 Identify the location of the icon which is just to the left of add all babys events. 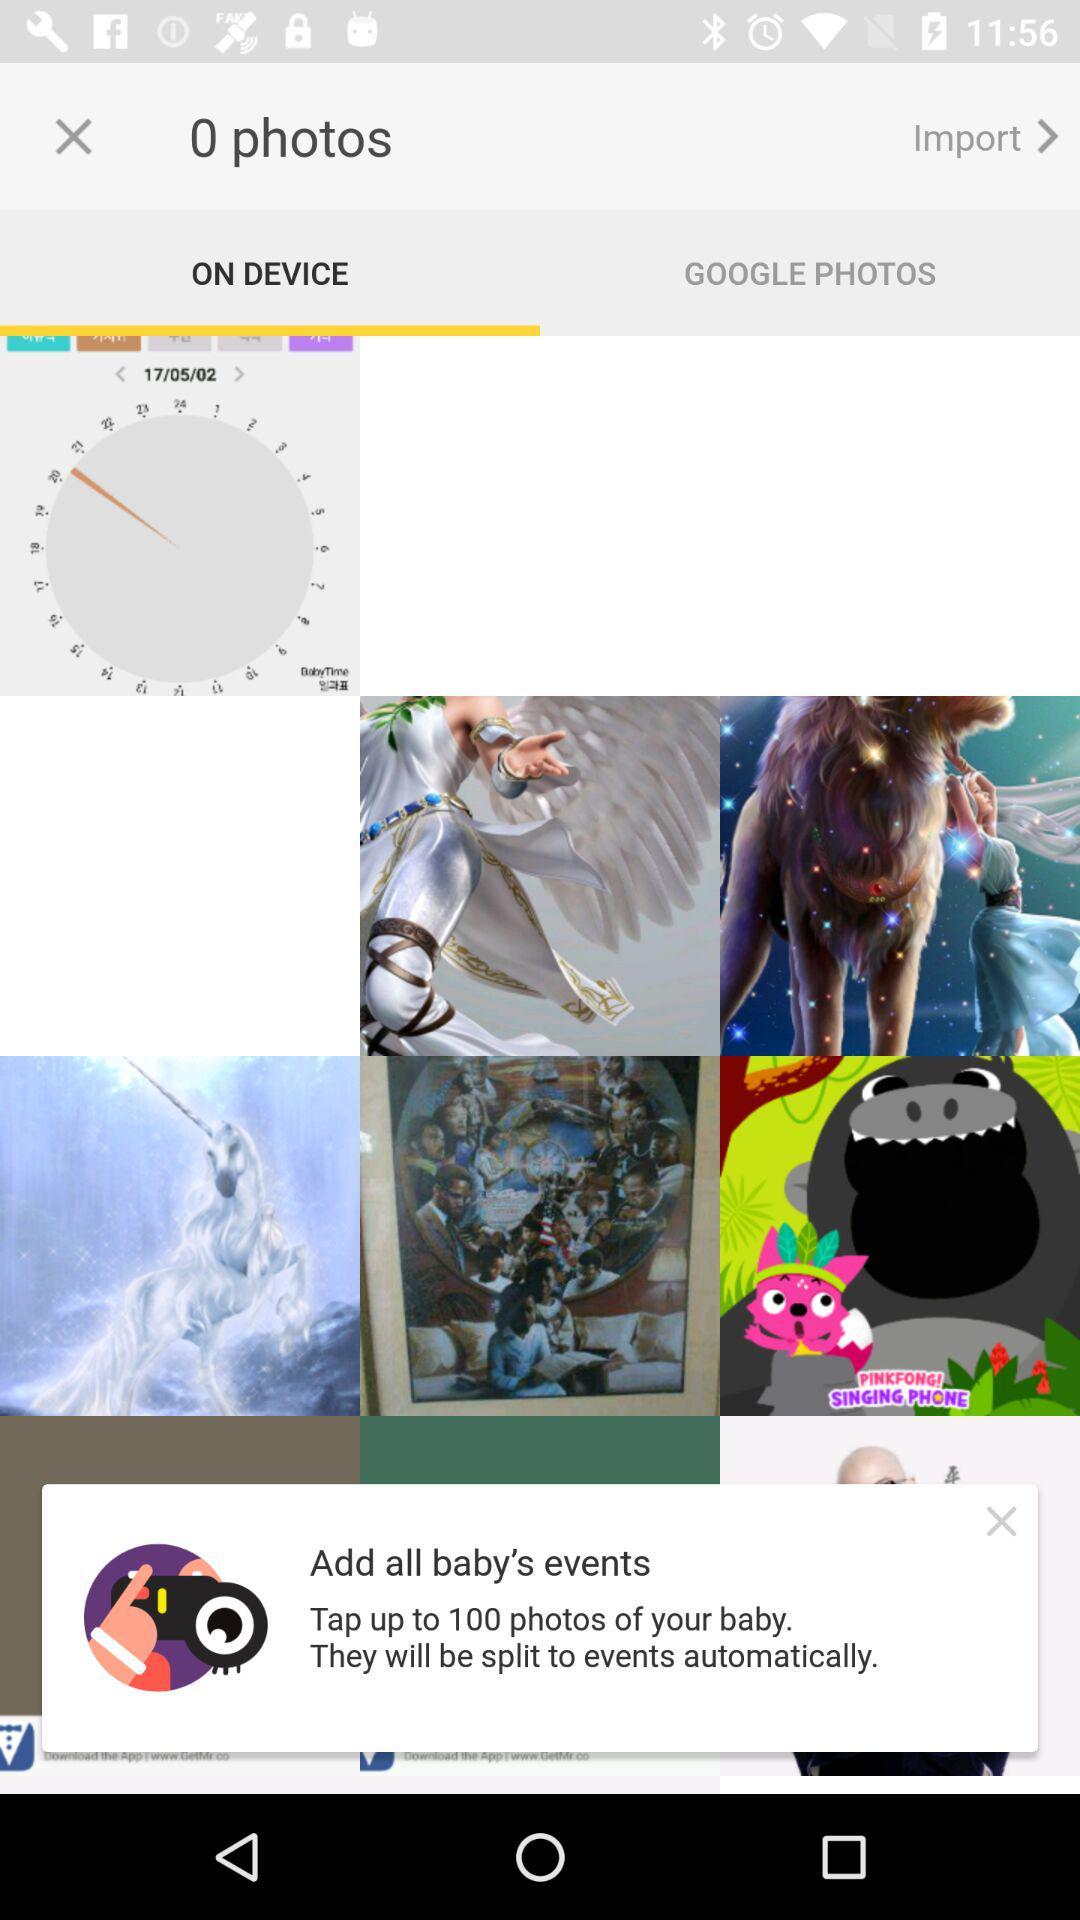
(175, 1617).